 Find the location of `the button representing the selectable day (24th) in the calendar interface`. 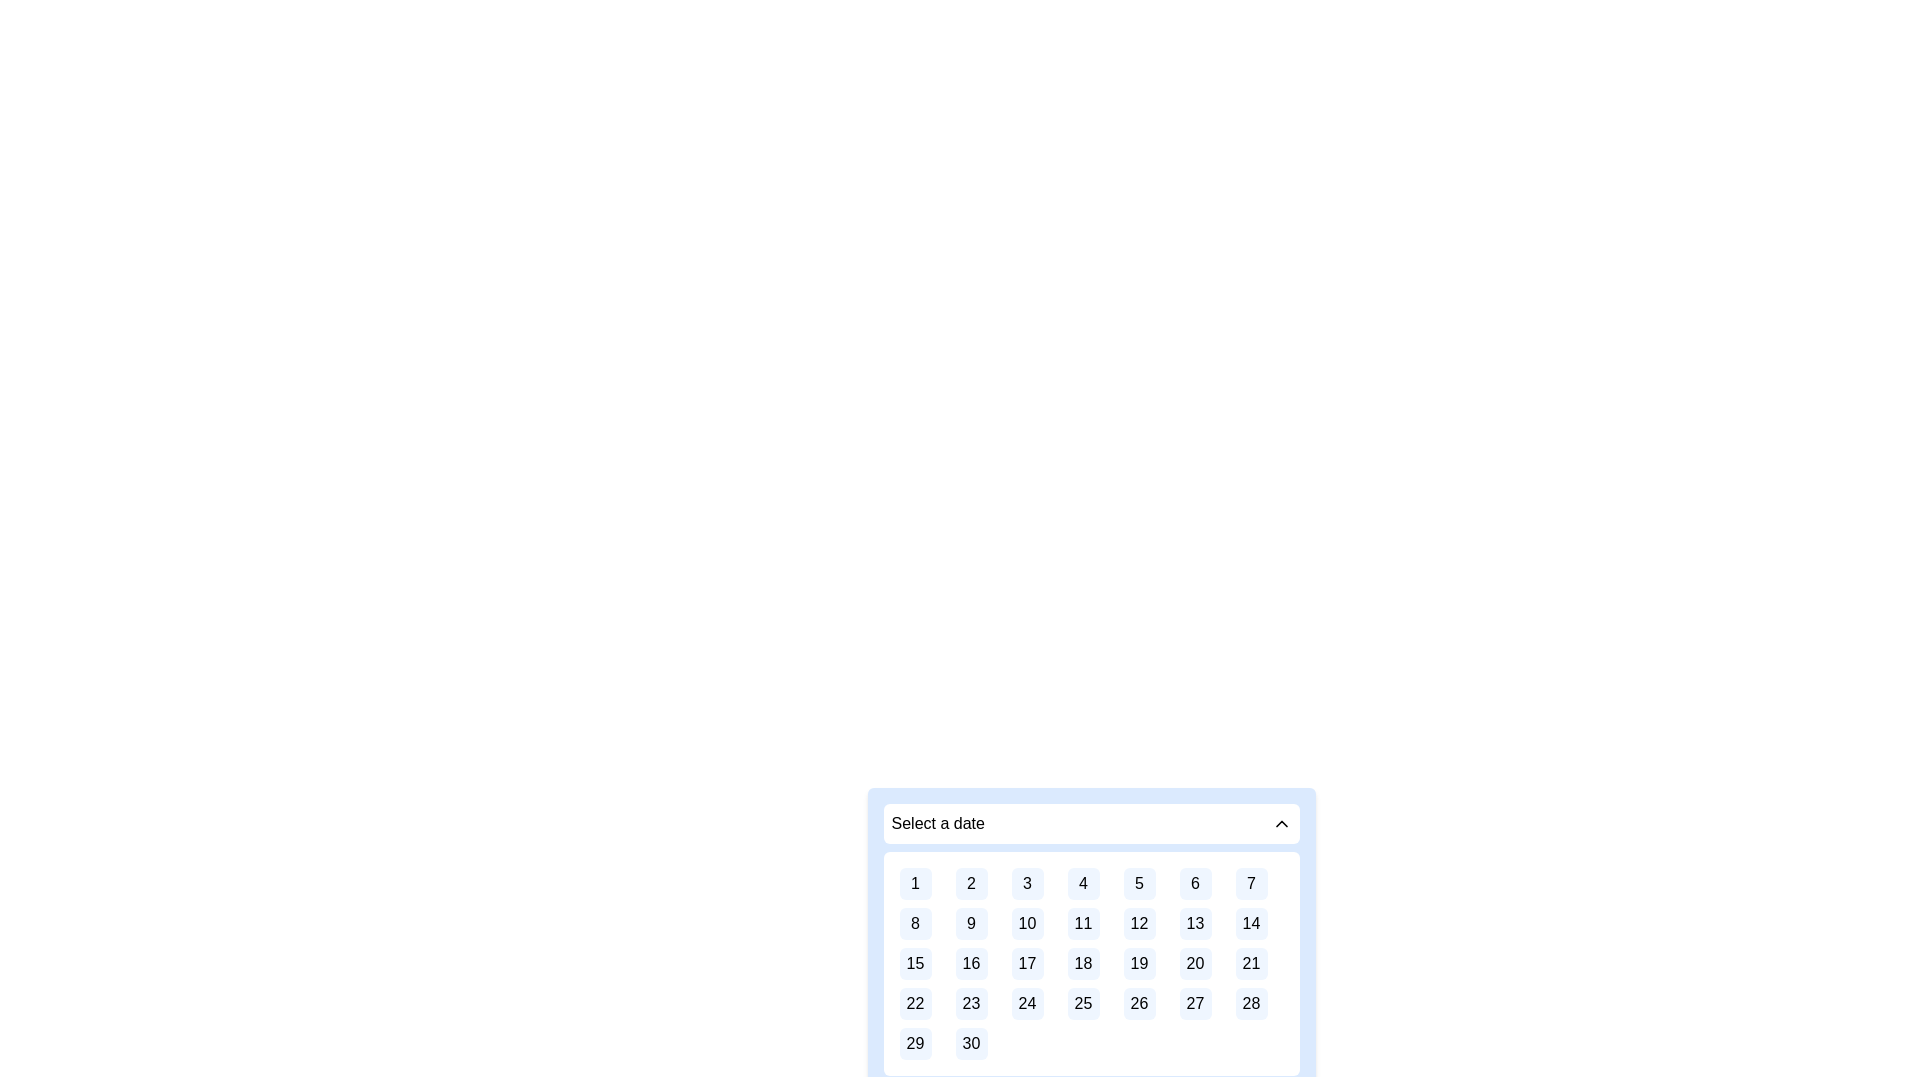

the button representing the selectable day (24th) in the calendar interface is located at coordinates (1027, 1003).